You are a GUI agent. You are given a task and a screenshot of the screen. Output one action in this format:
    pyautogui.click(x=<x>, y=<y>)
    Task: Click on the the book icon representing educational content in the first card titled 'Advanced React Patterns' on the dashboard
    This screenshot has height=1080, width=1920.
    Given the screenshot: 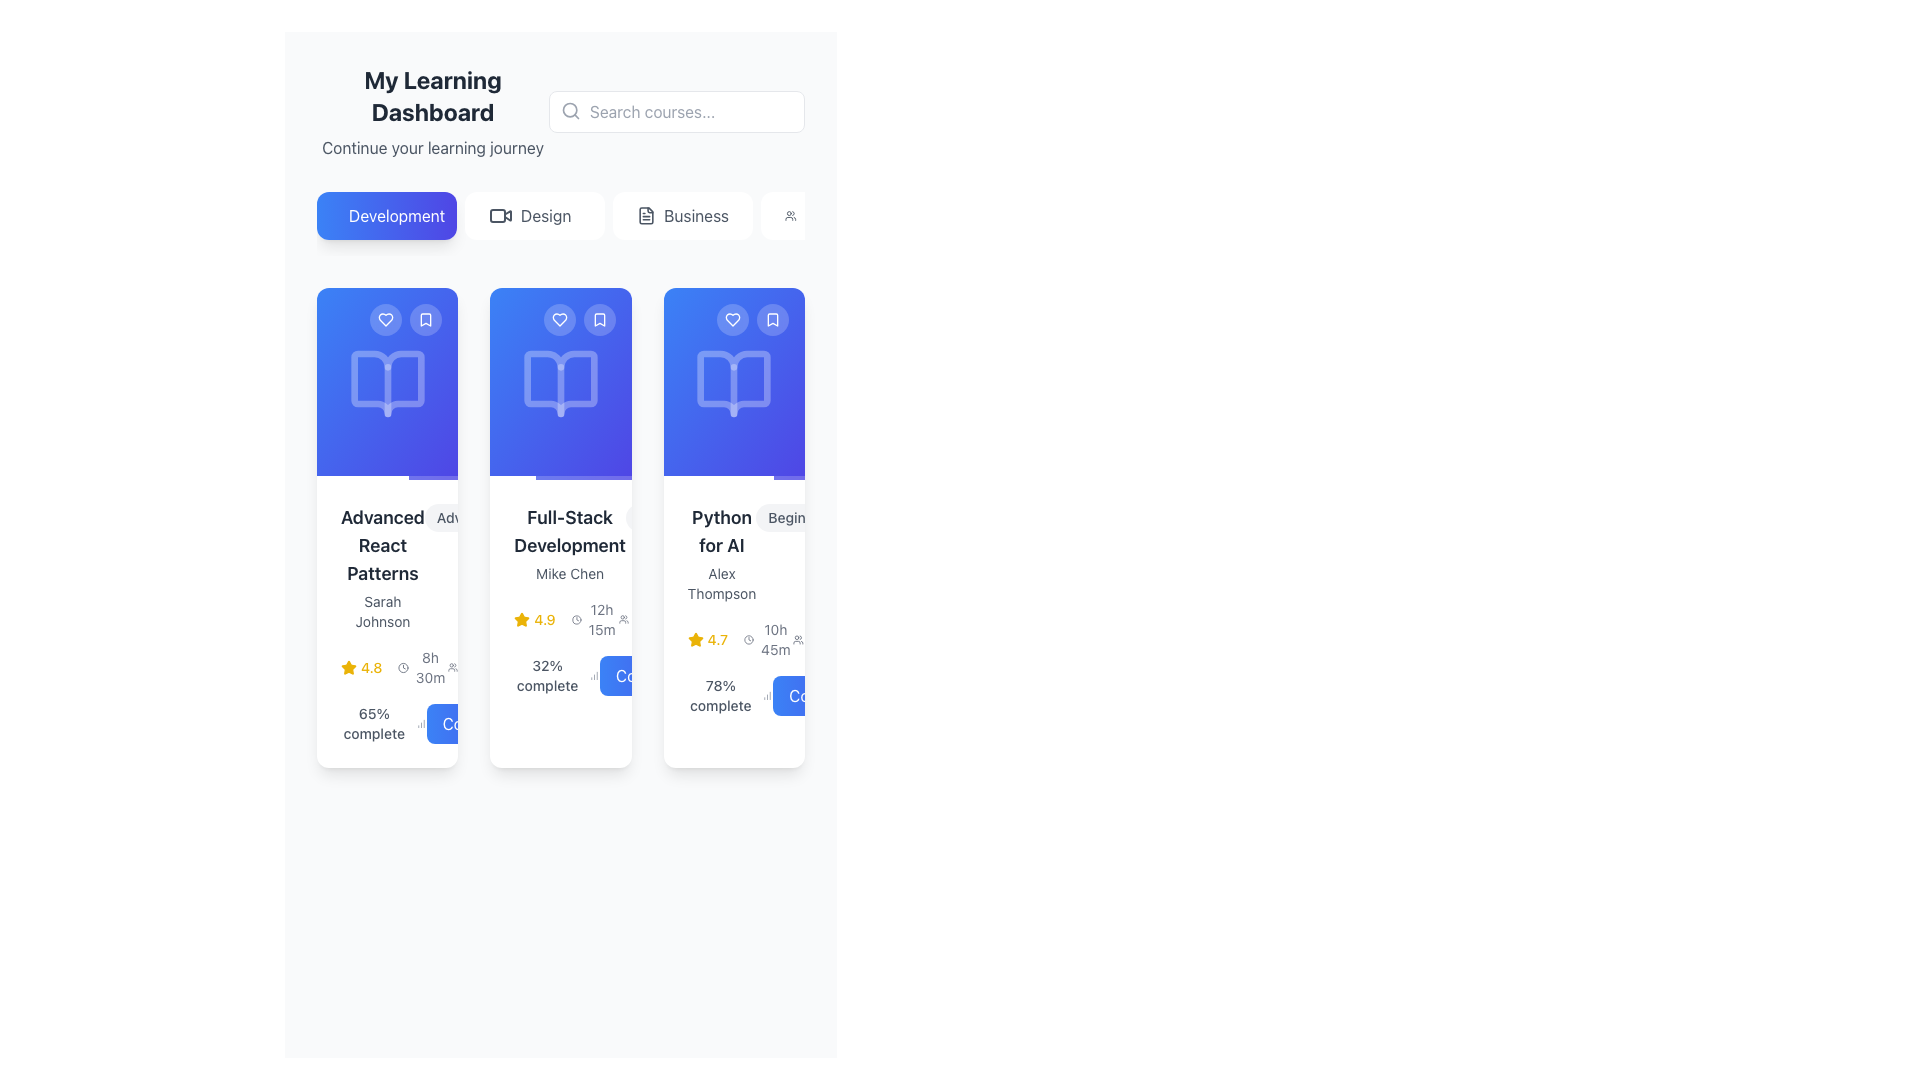 What is the action you would take?
    pyautogui.click(x=387, y=384)
    